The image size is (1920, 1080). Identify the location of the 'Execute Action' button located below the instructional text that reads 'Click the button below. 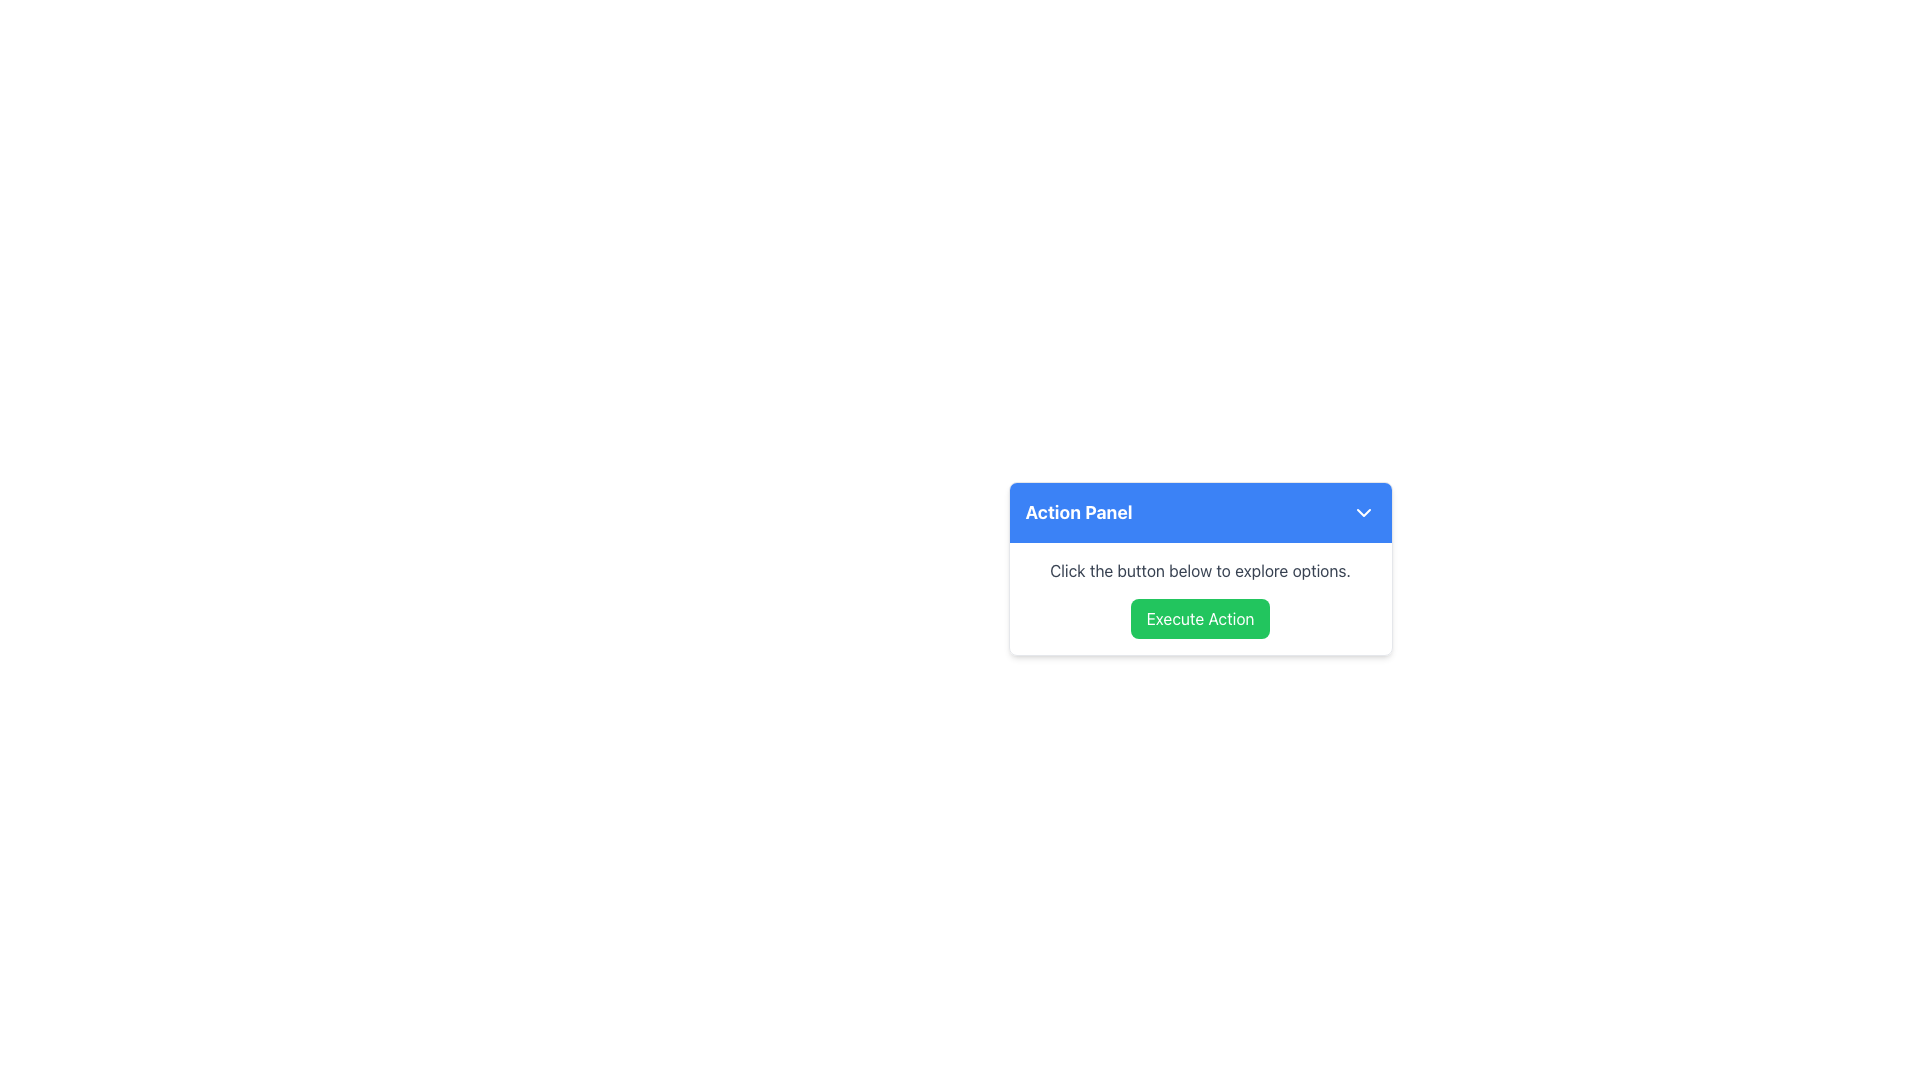
(1200, 597).